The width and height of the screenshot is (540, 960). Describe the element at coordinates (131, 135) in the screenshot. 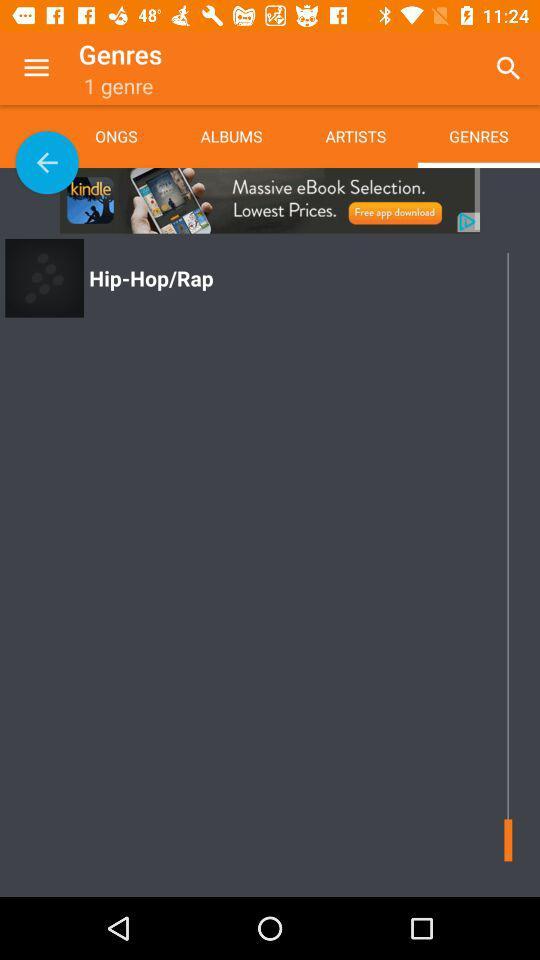

I see `songs item` at that location.